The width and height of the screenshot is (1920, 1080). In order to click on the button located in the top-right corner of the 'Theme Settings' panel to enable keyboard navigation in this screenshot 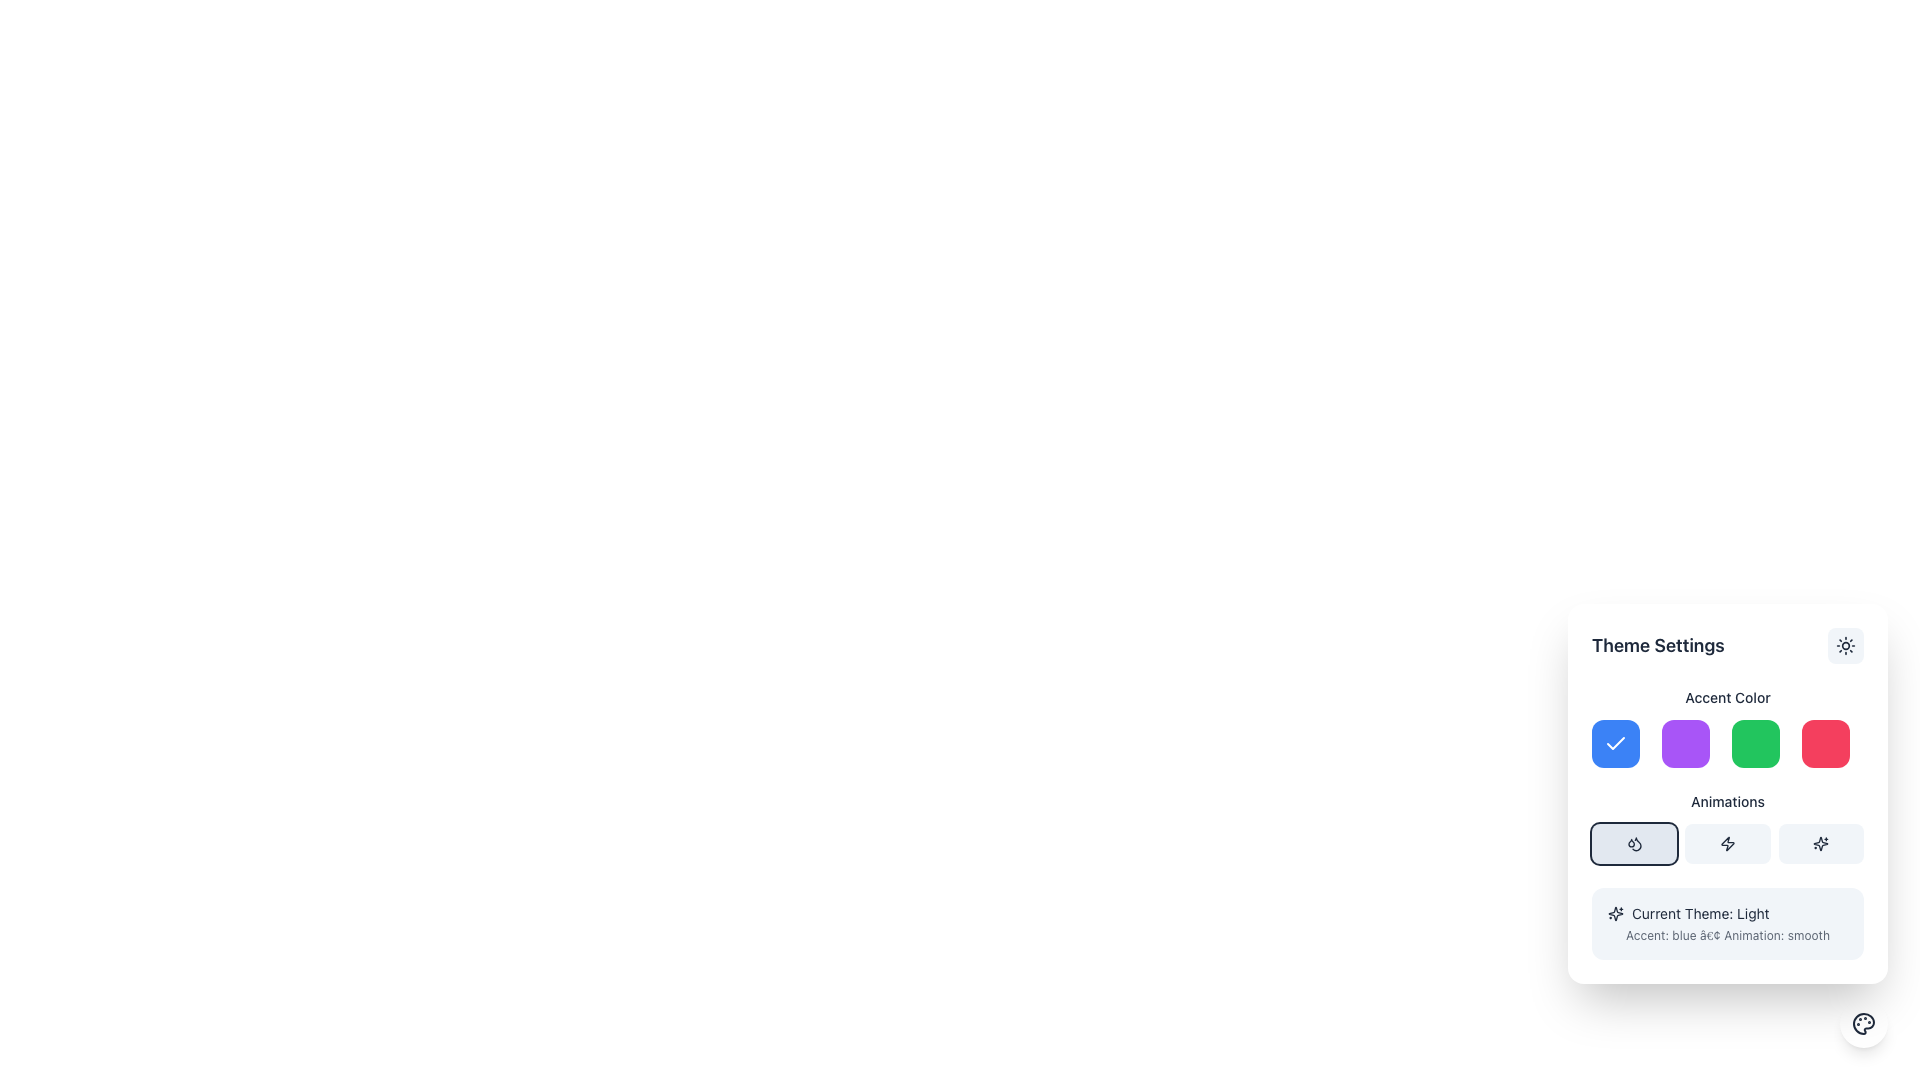, I will do `click(1845, 645)`.